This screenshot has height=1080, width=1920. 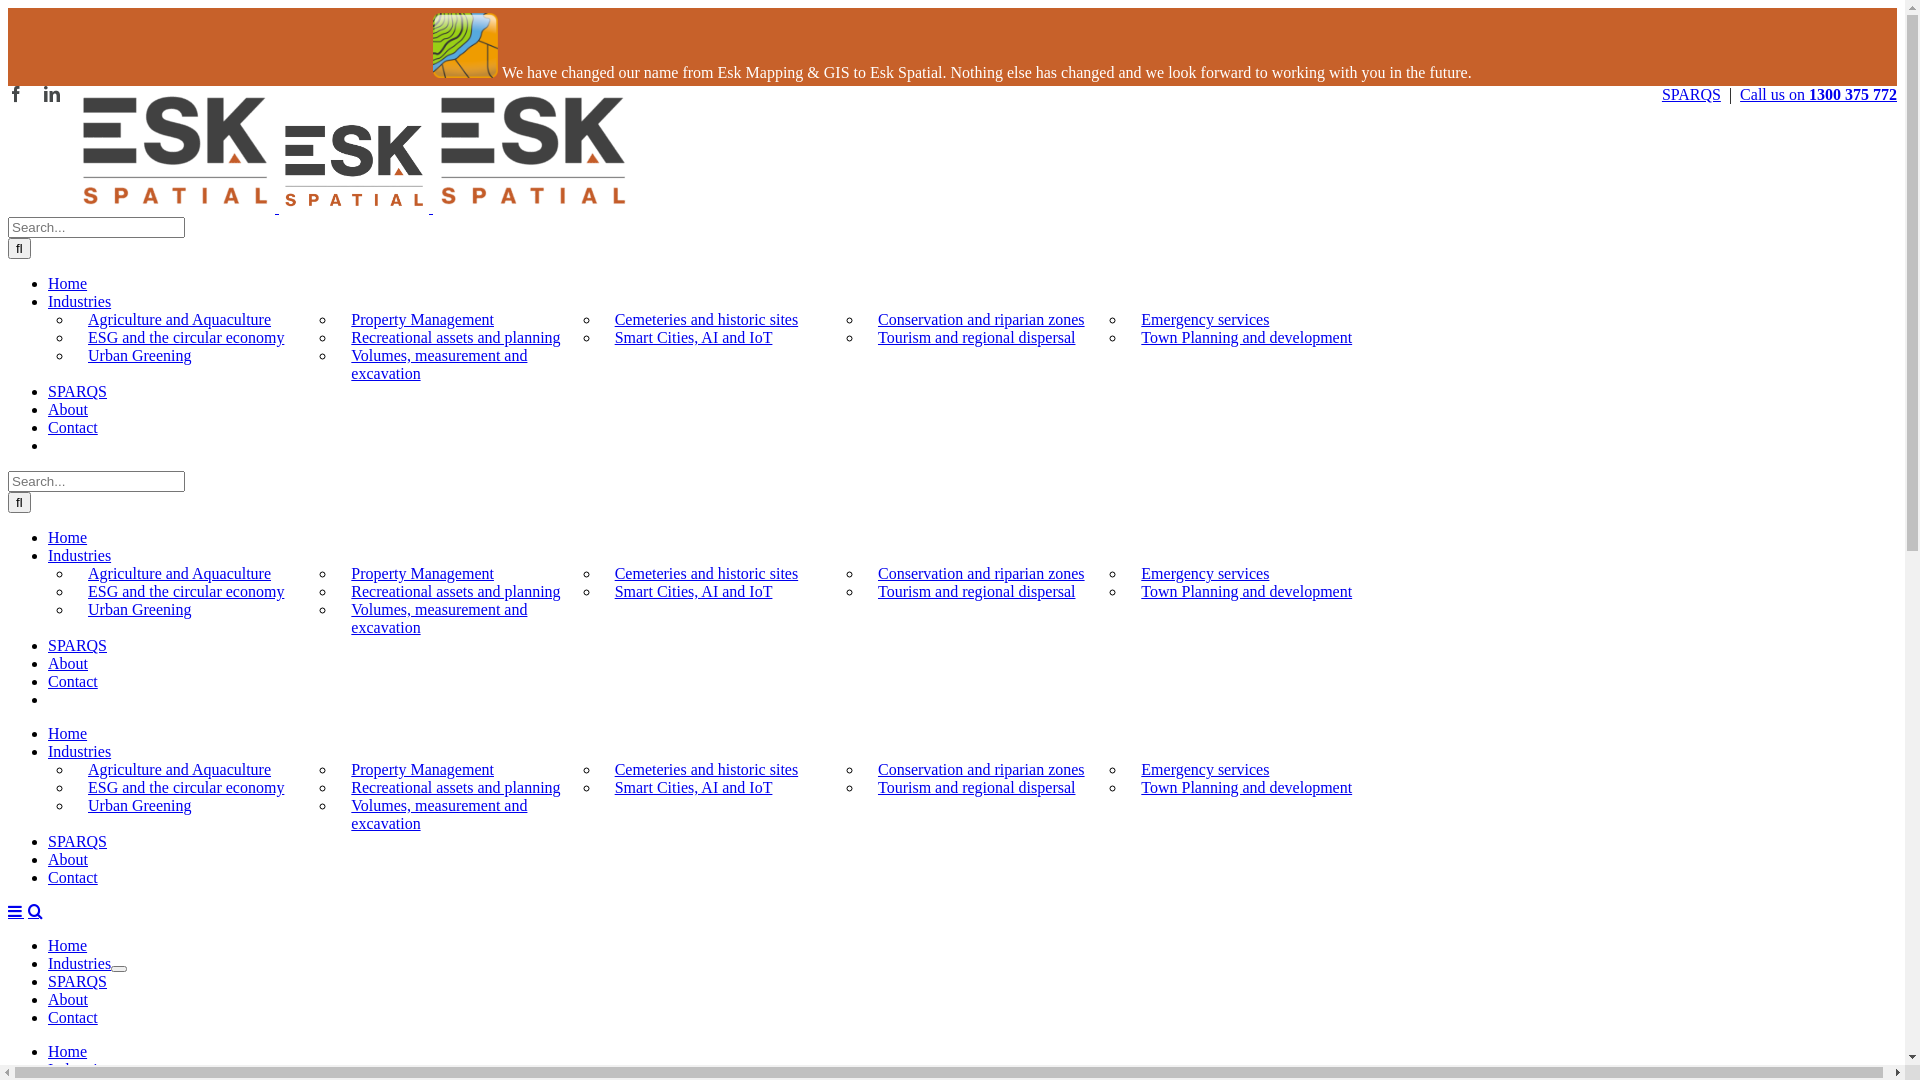 What do you see at coordinates (1203, 573) in the screenshot?
I see `'Emergency services'` at bounding box center [1203, 573].